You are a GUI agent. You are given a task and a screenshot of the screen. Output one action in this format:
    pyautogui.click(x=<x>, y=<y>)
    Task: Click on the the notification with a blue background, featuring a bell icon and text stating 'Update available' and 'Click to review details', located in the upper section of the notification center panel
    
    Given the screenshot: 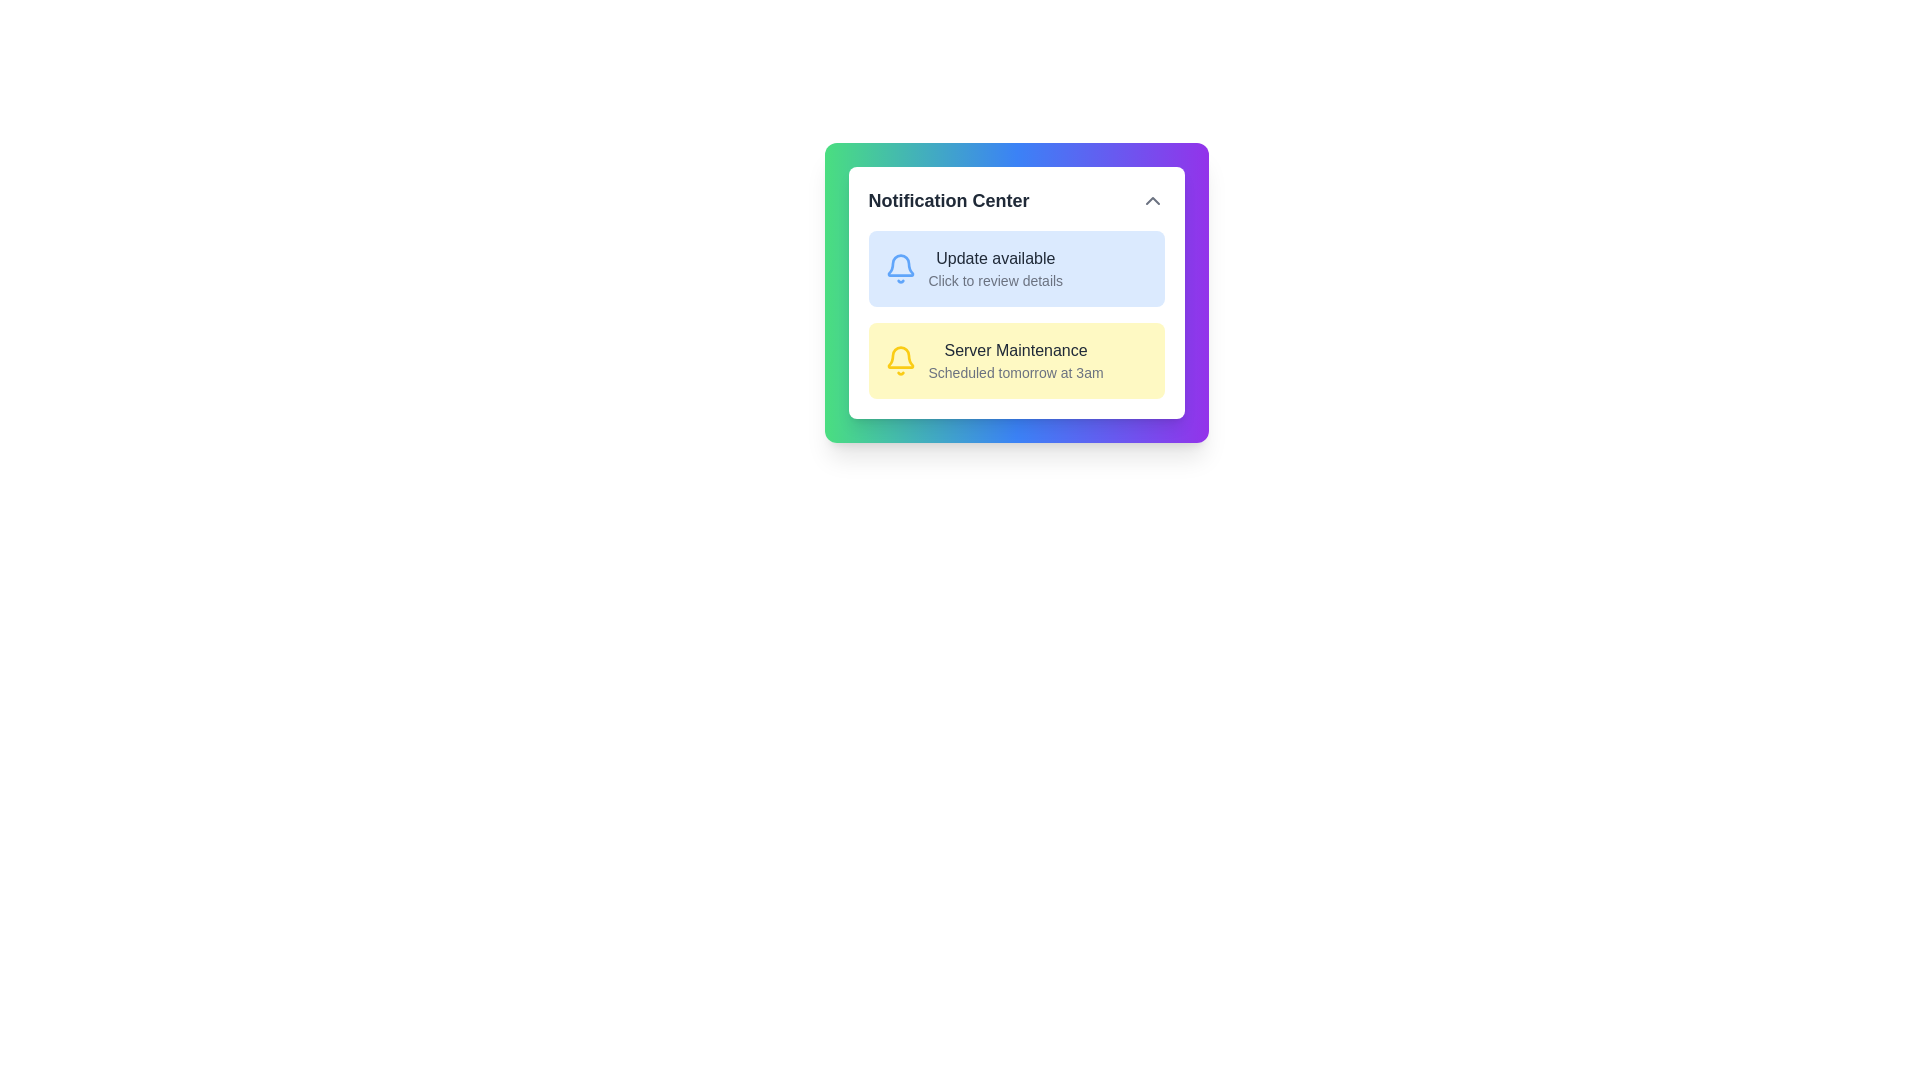 What is the action you would take?
    pyautogui.click(x=1016, y=268)
    